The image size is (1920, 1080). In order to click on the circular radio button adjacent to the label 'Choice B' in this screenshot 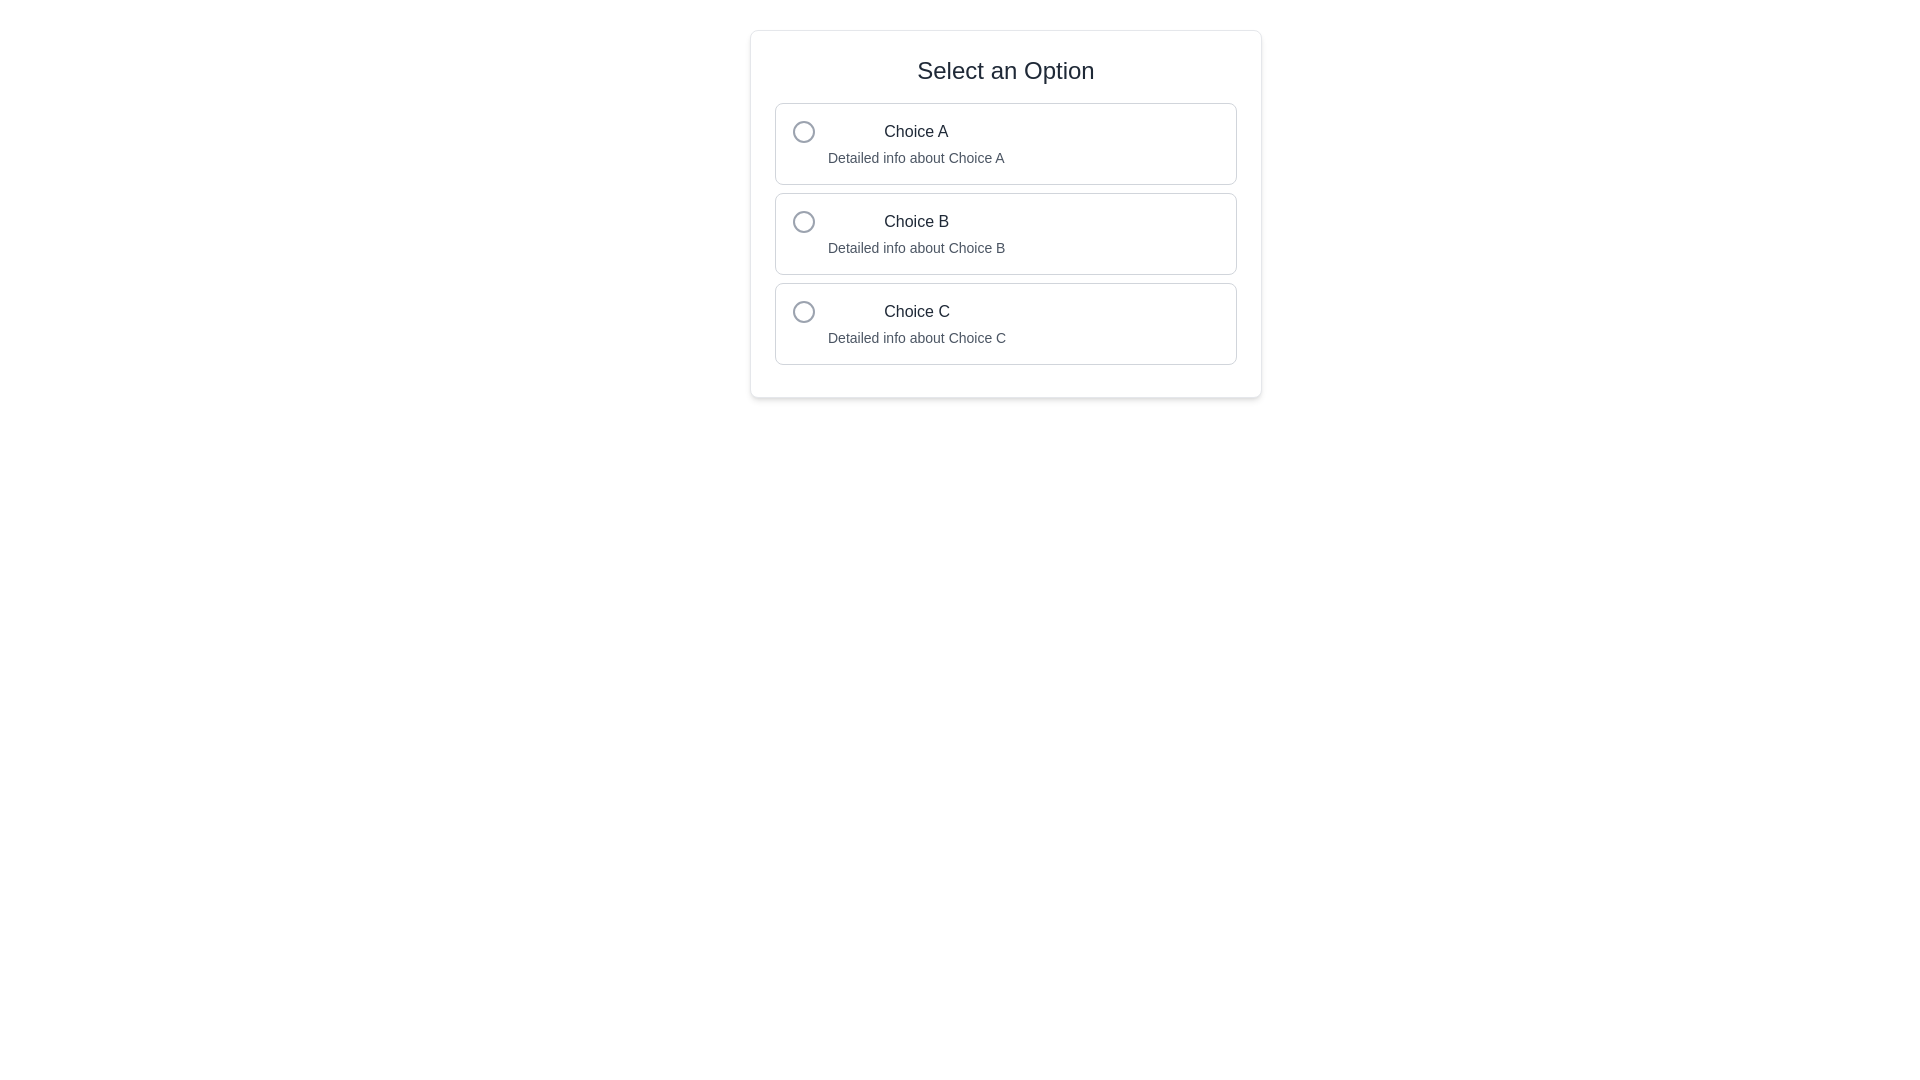, I will do `click(804, 222)`.